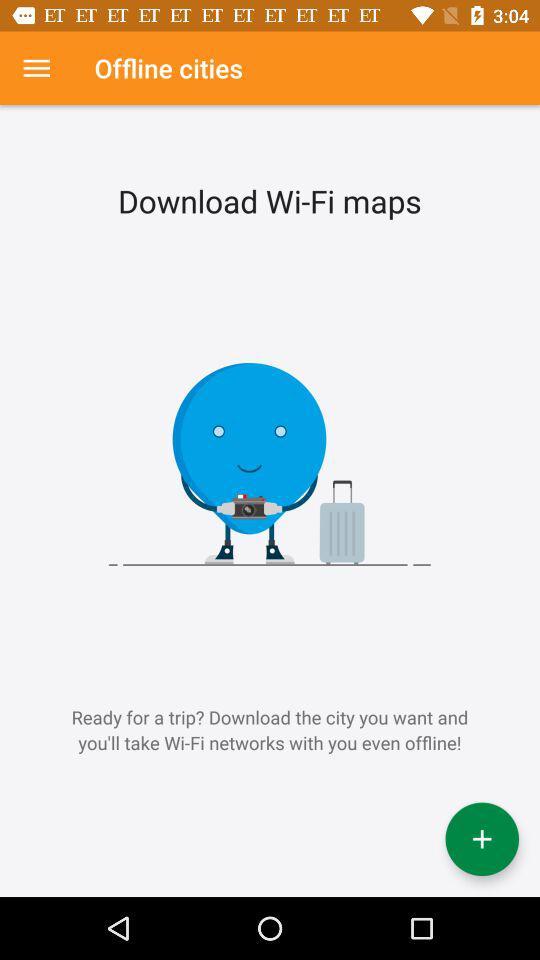  Describe the element at coordinates (36, 68) in the screenshot. I see `expand the menu of options for offline cities in an maps application` at that location.